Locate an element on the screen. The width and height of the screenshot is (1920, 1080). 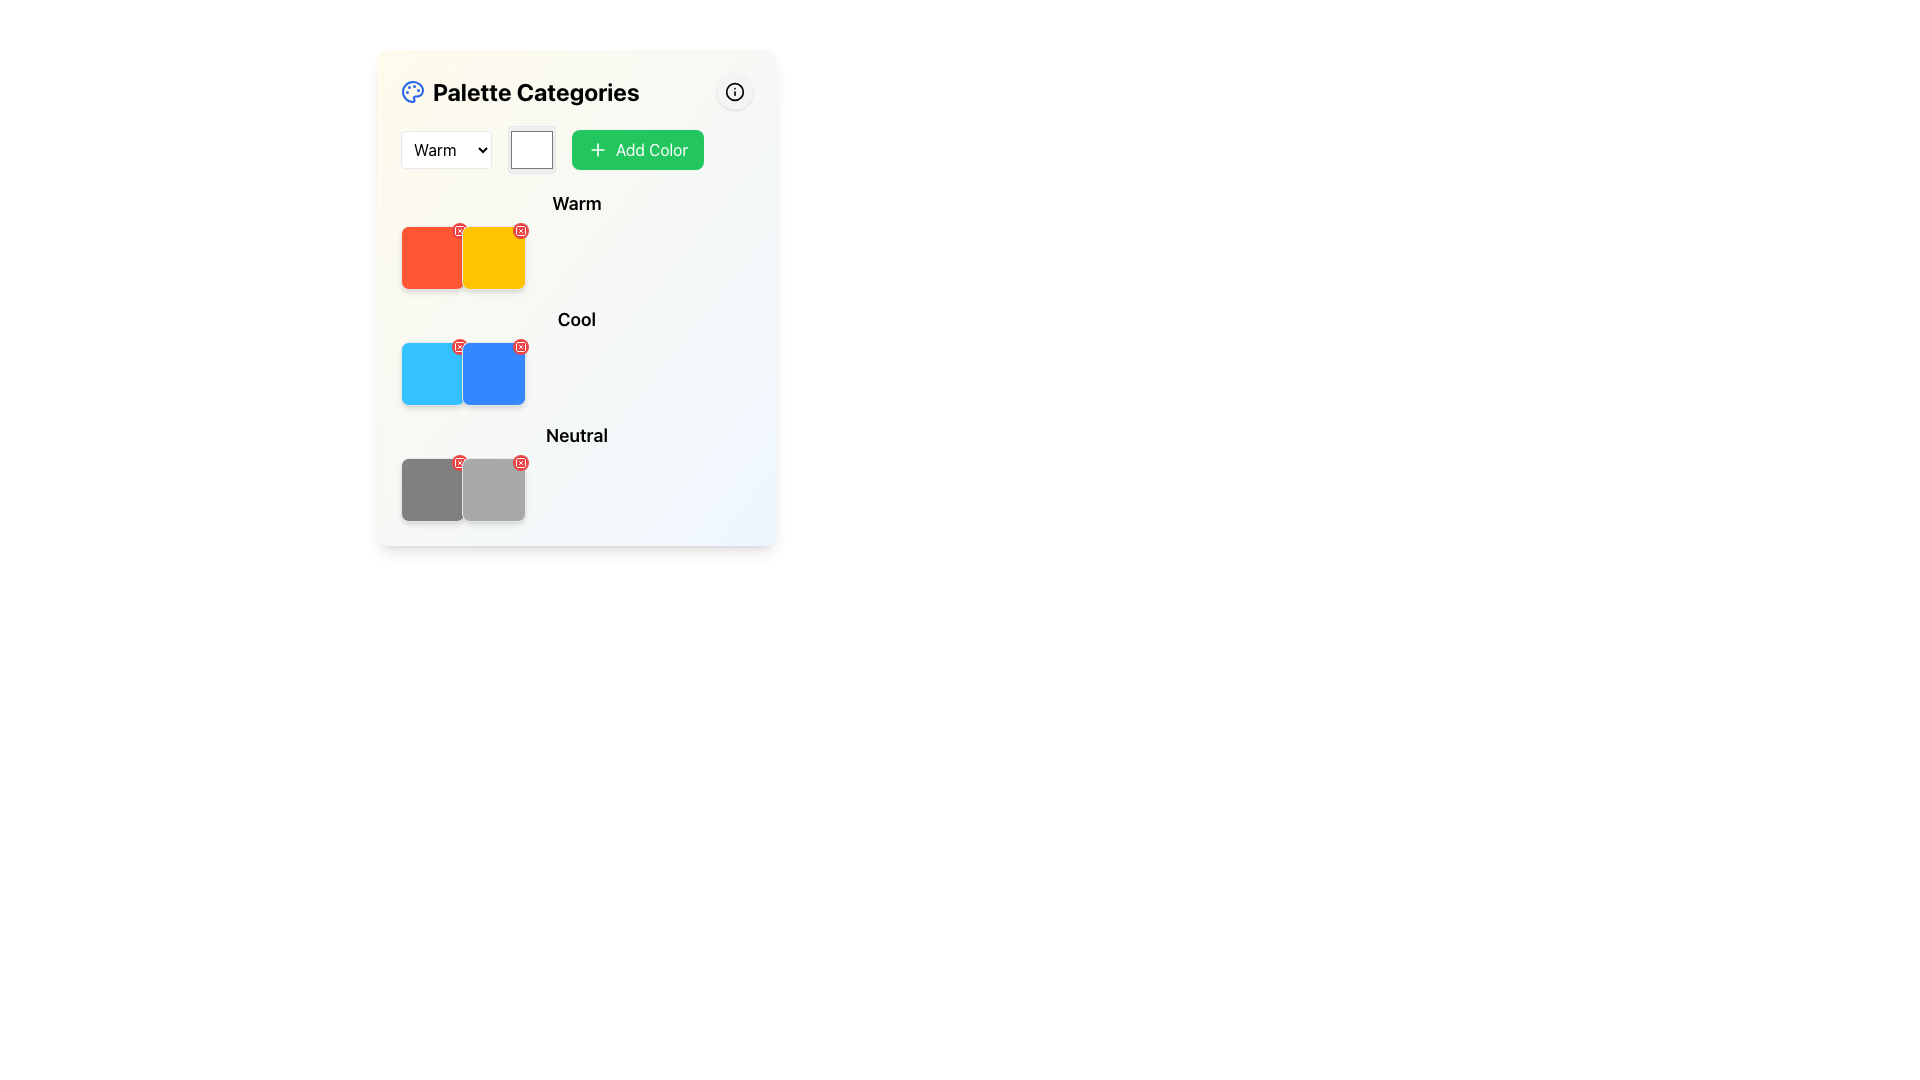
the small rectangular close button icon with rounded corners located in the top-right corner of the 'Warm' category section is located at coordinates (521, 230).